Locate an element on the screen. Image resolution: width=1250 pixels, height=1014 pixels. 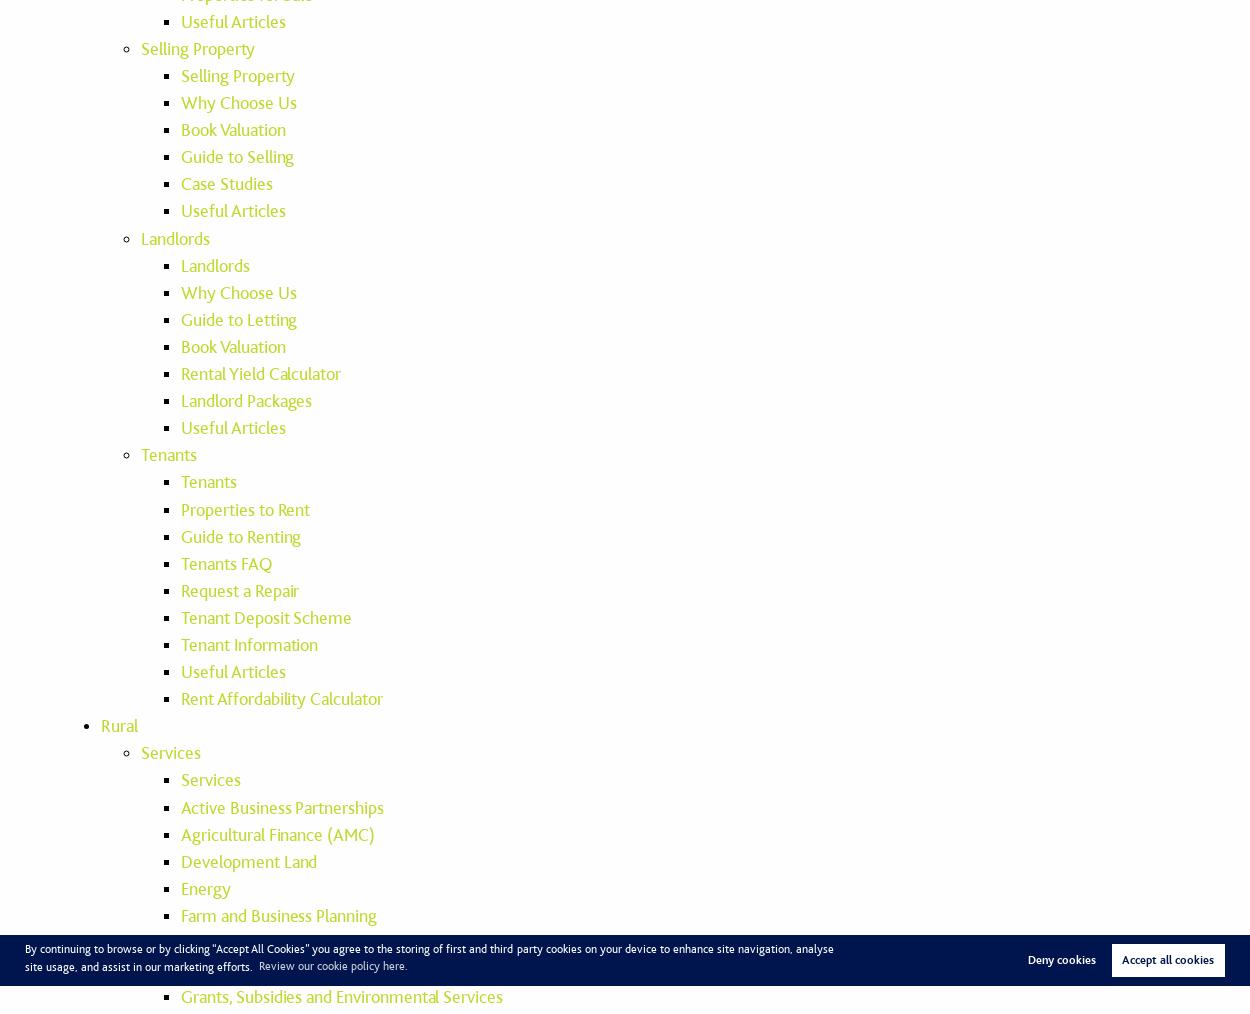
'Rural' is located at coordinates (100, 725).